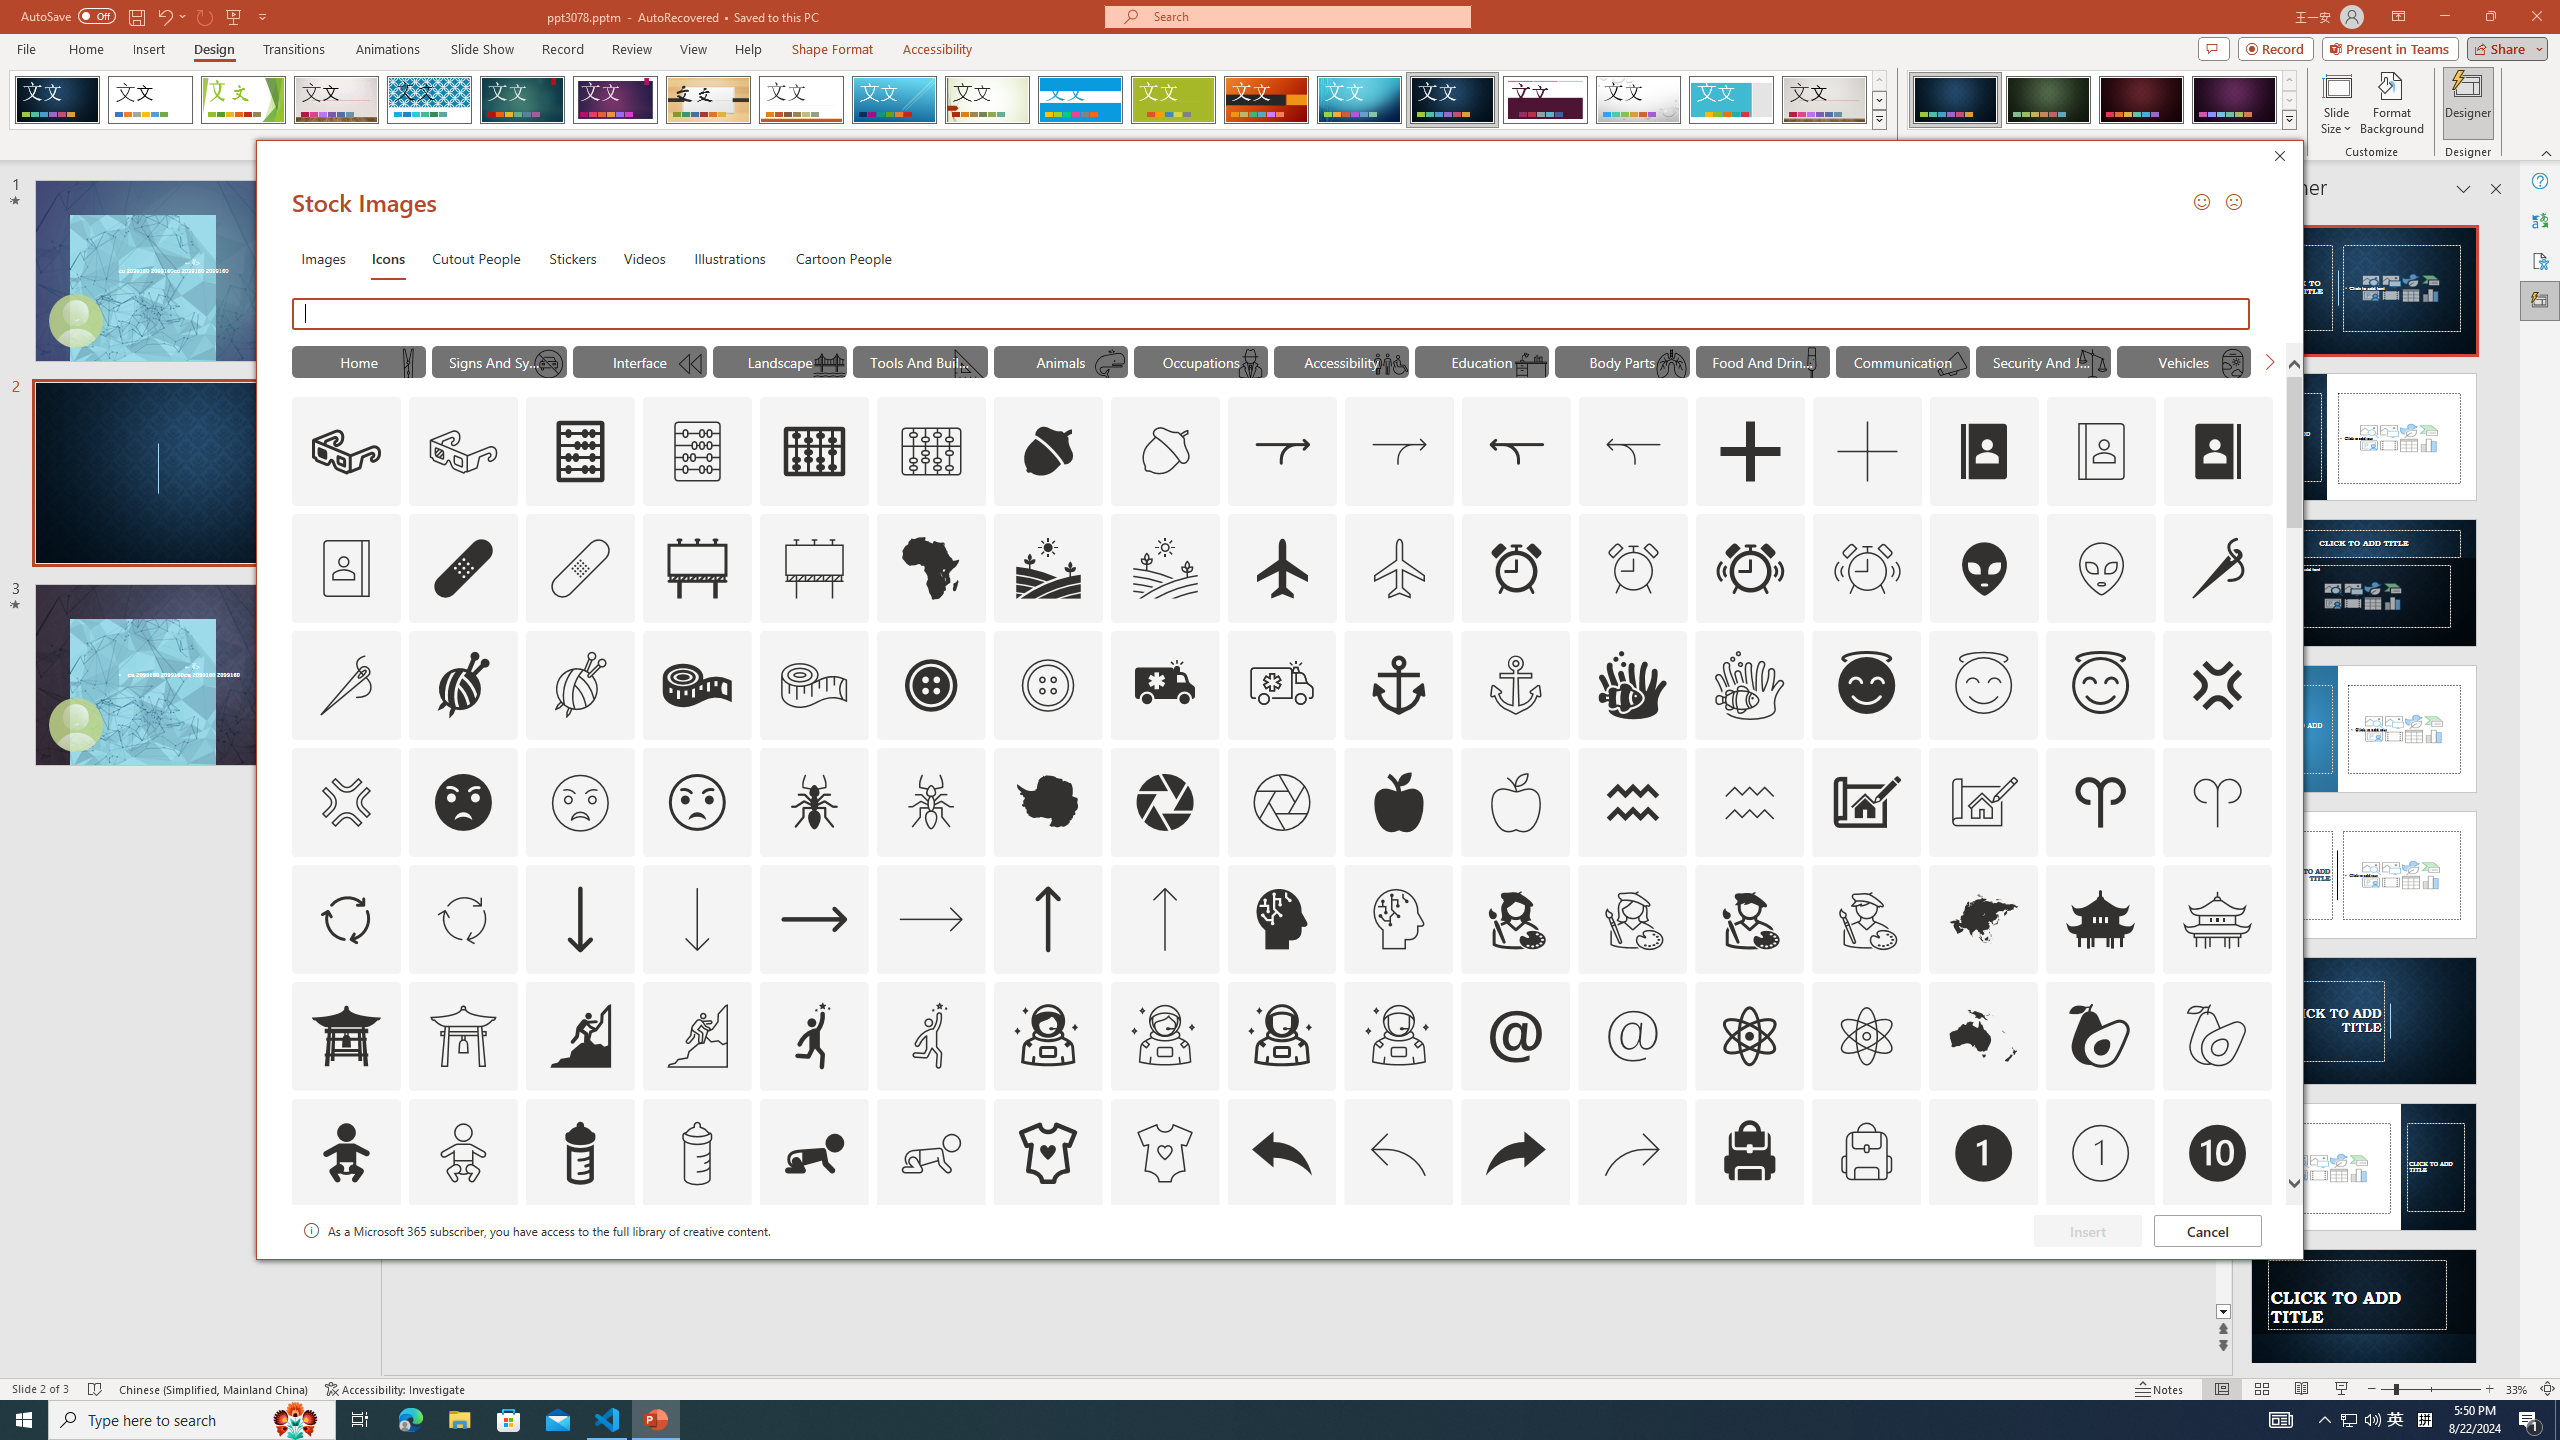 Image resolution: width=2560 pixels, height=1440 pixels. I want to click on 'AutomationID: Icons_ArrowCircle', so click(345, 918).